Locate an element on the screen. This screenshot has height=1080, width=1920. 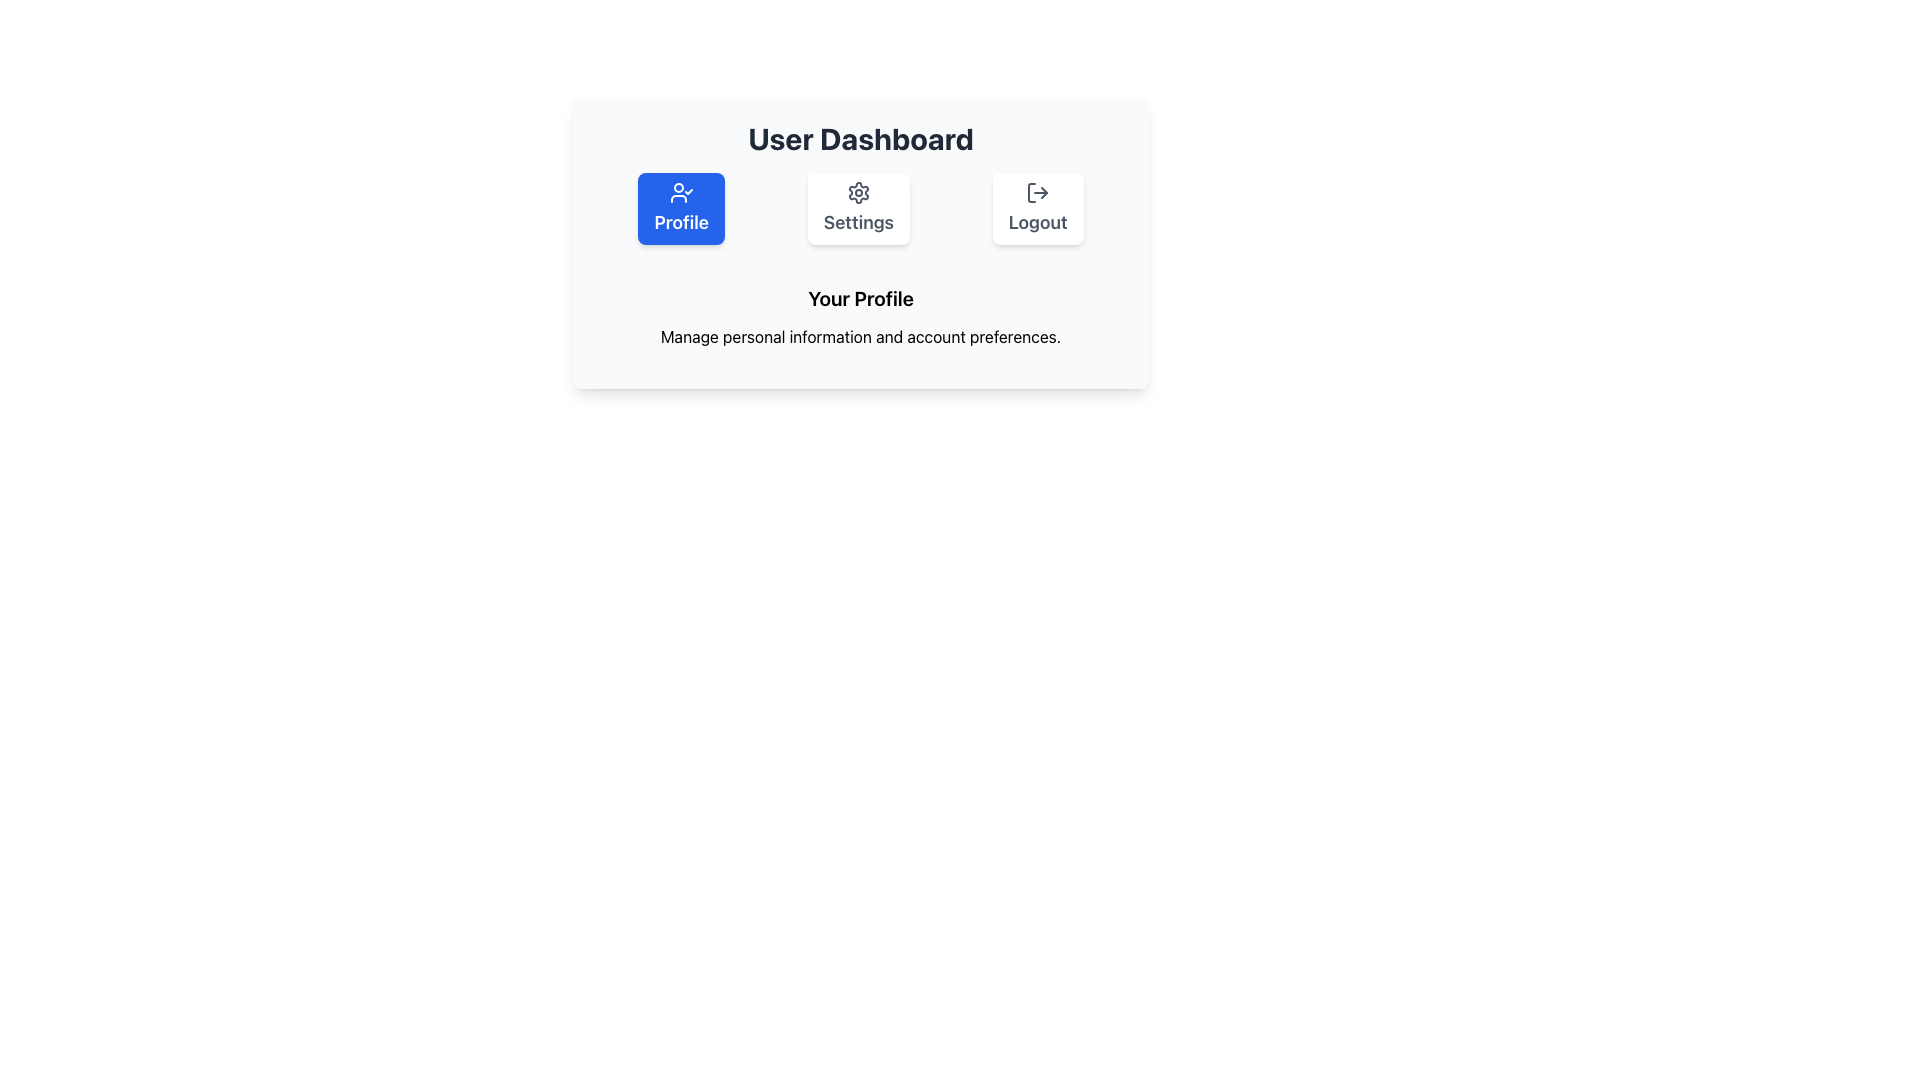
the 'Settings' text label located below the gear icon in the button group at the center of the dashboard interface is located at coordinates (858, 223).